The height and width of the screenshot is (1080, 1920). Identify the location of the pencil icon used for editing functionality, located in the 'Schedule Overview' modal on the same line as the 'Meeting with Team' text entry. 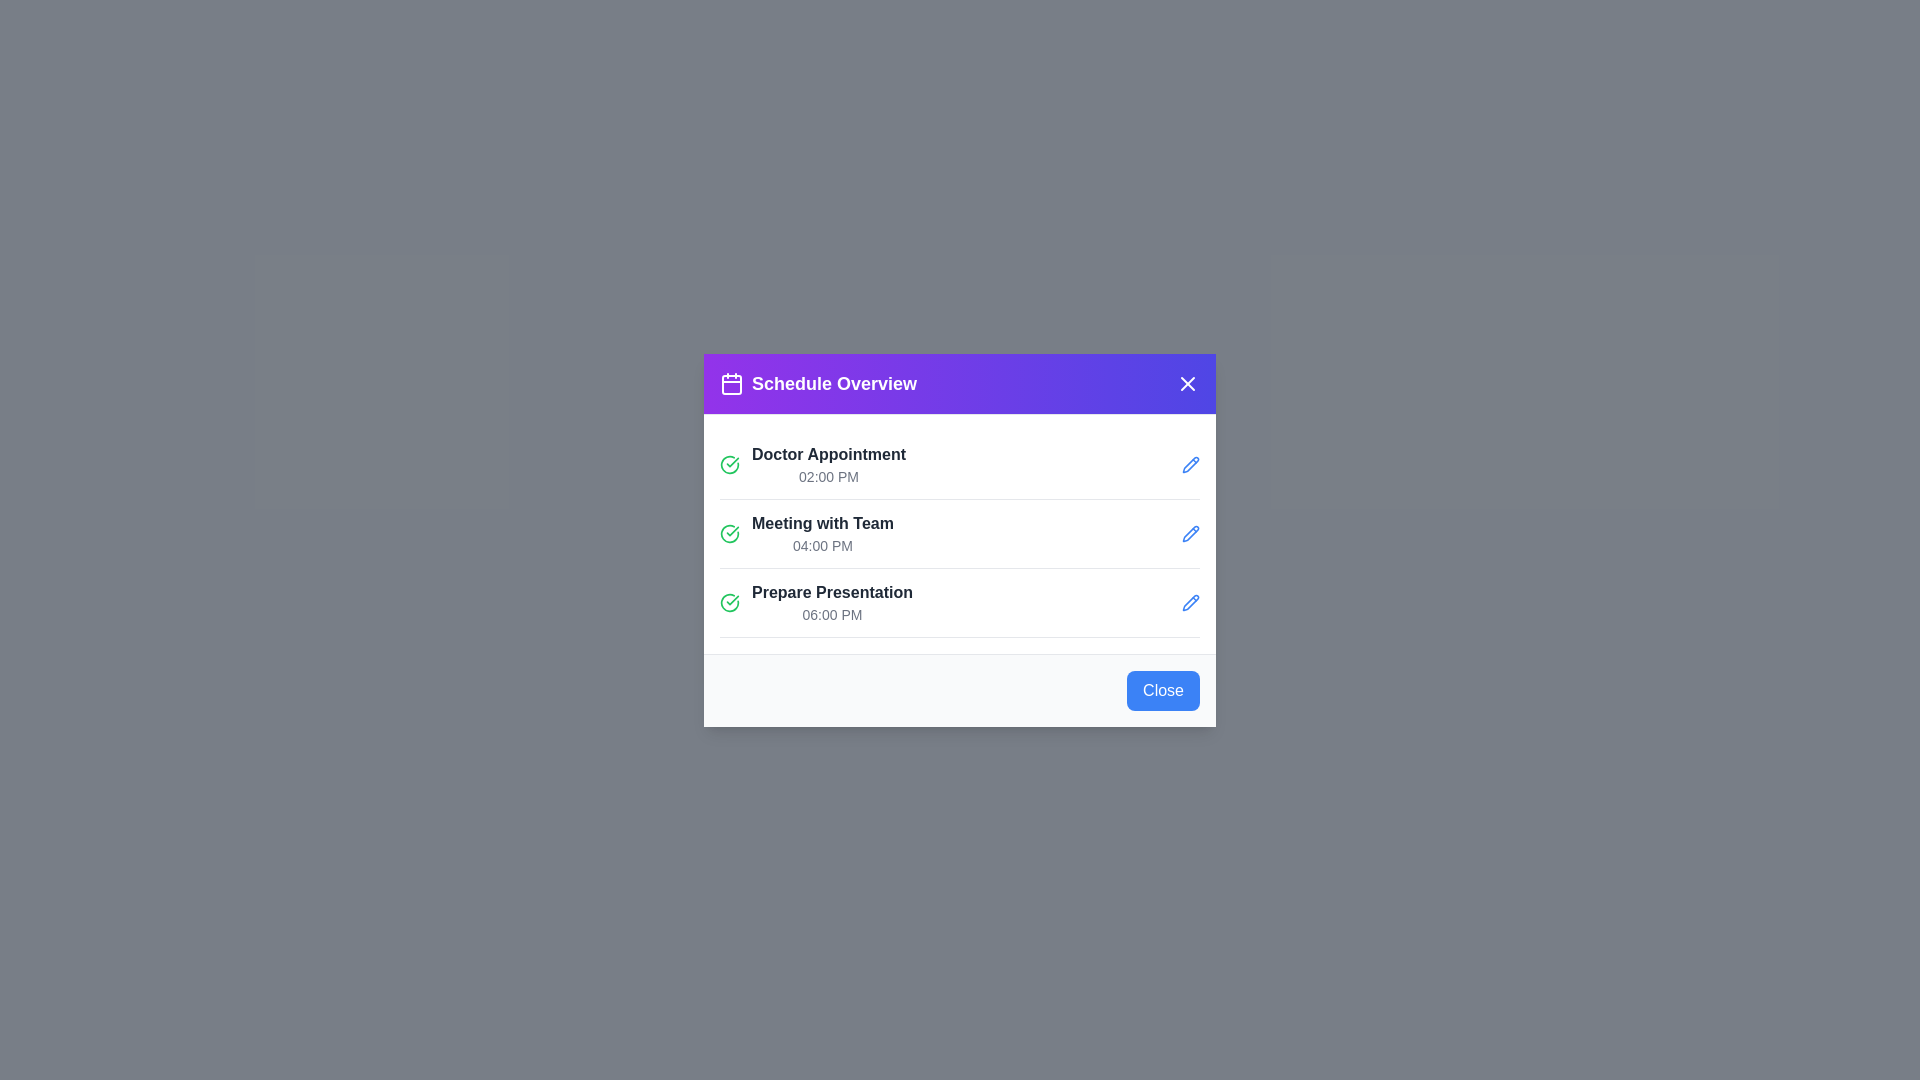
(1190, 532).